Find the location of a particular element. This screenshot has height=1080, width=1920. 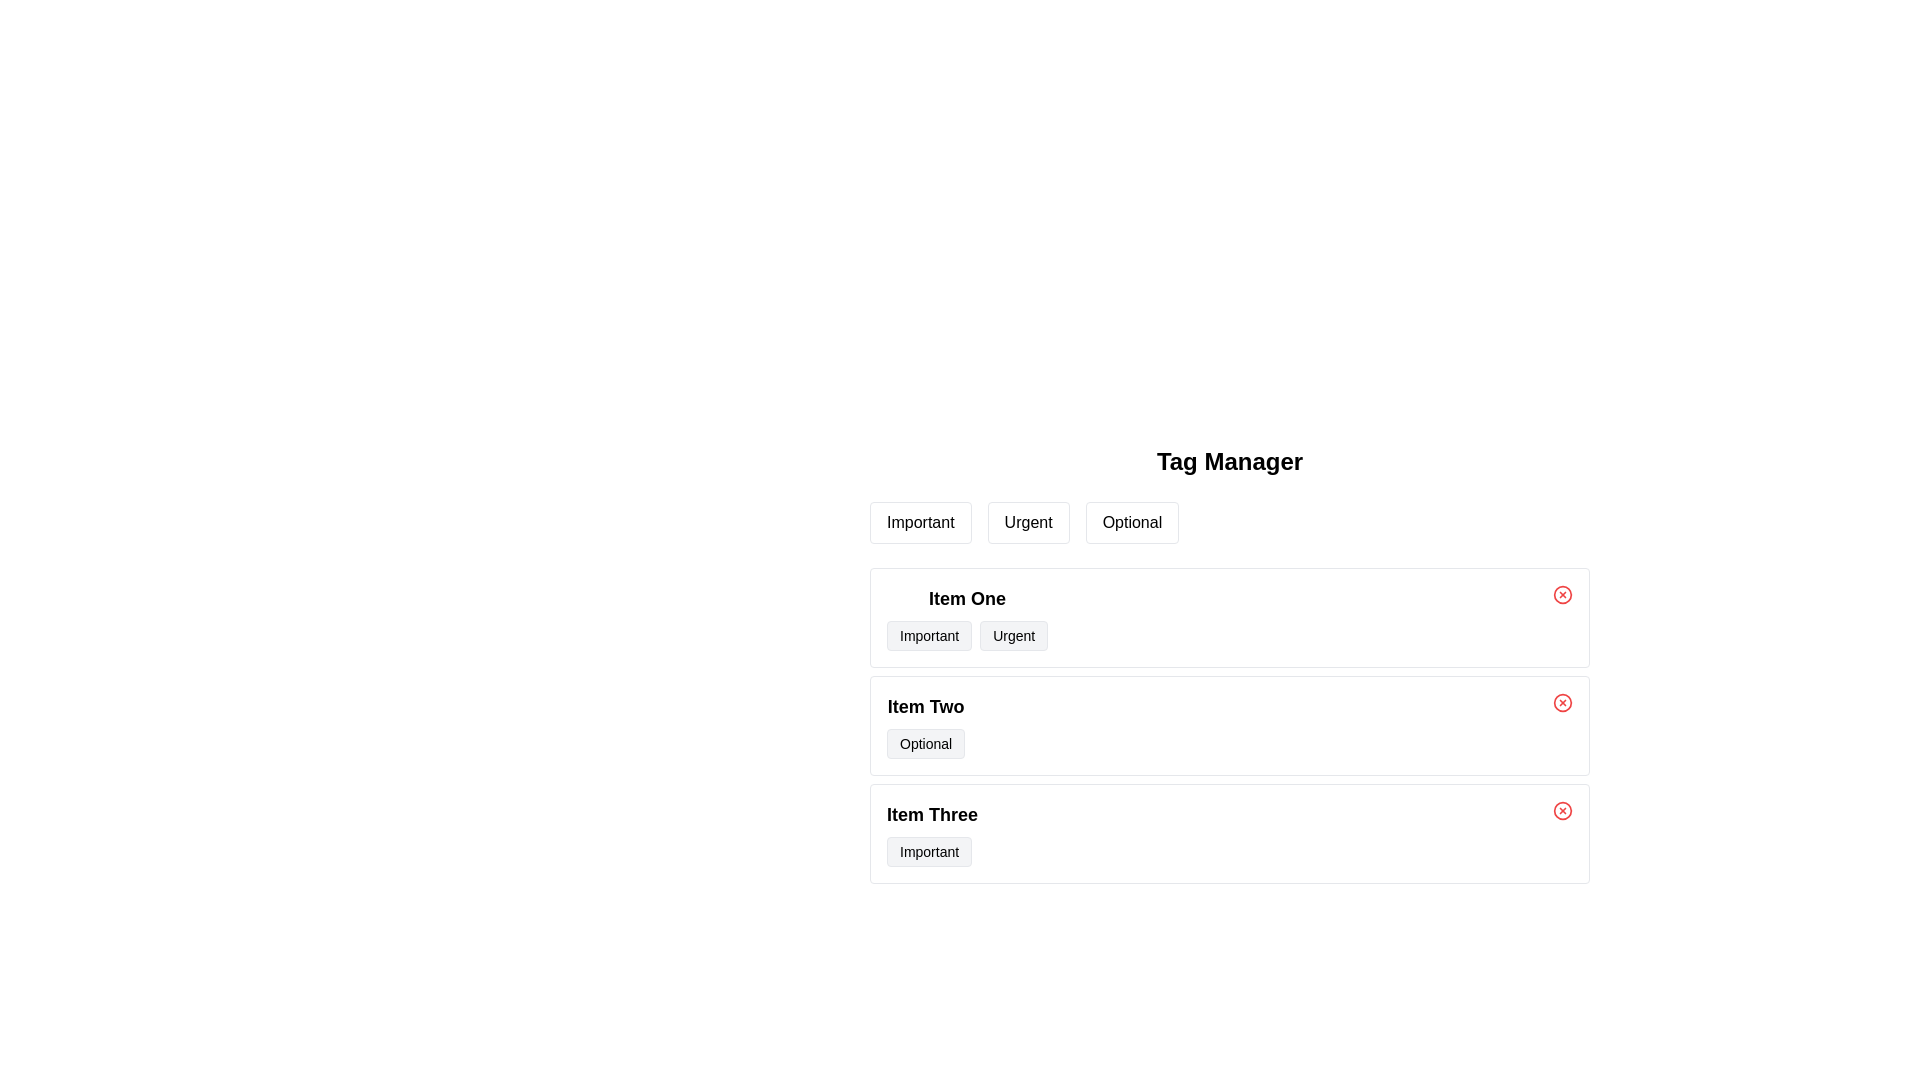

the 'Important' tag label, which is a button-like component with gray text and a light gray rounded background, located beneath the 'Item One' heading is located at coordinates (928, 636).